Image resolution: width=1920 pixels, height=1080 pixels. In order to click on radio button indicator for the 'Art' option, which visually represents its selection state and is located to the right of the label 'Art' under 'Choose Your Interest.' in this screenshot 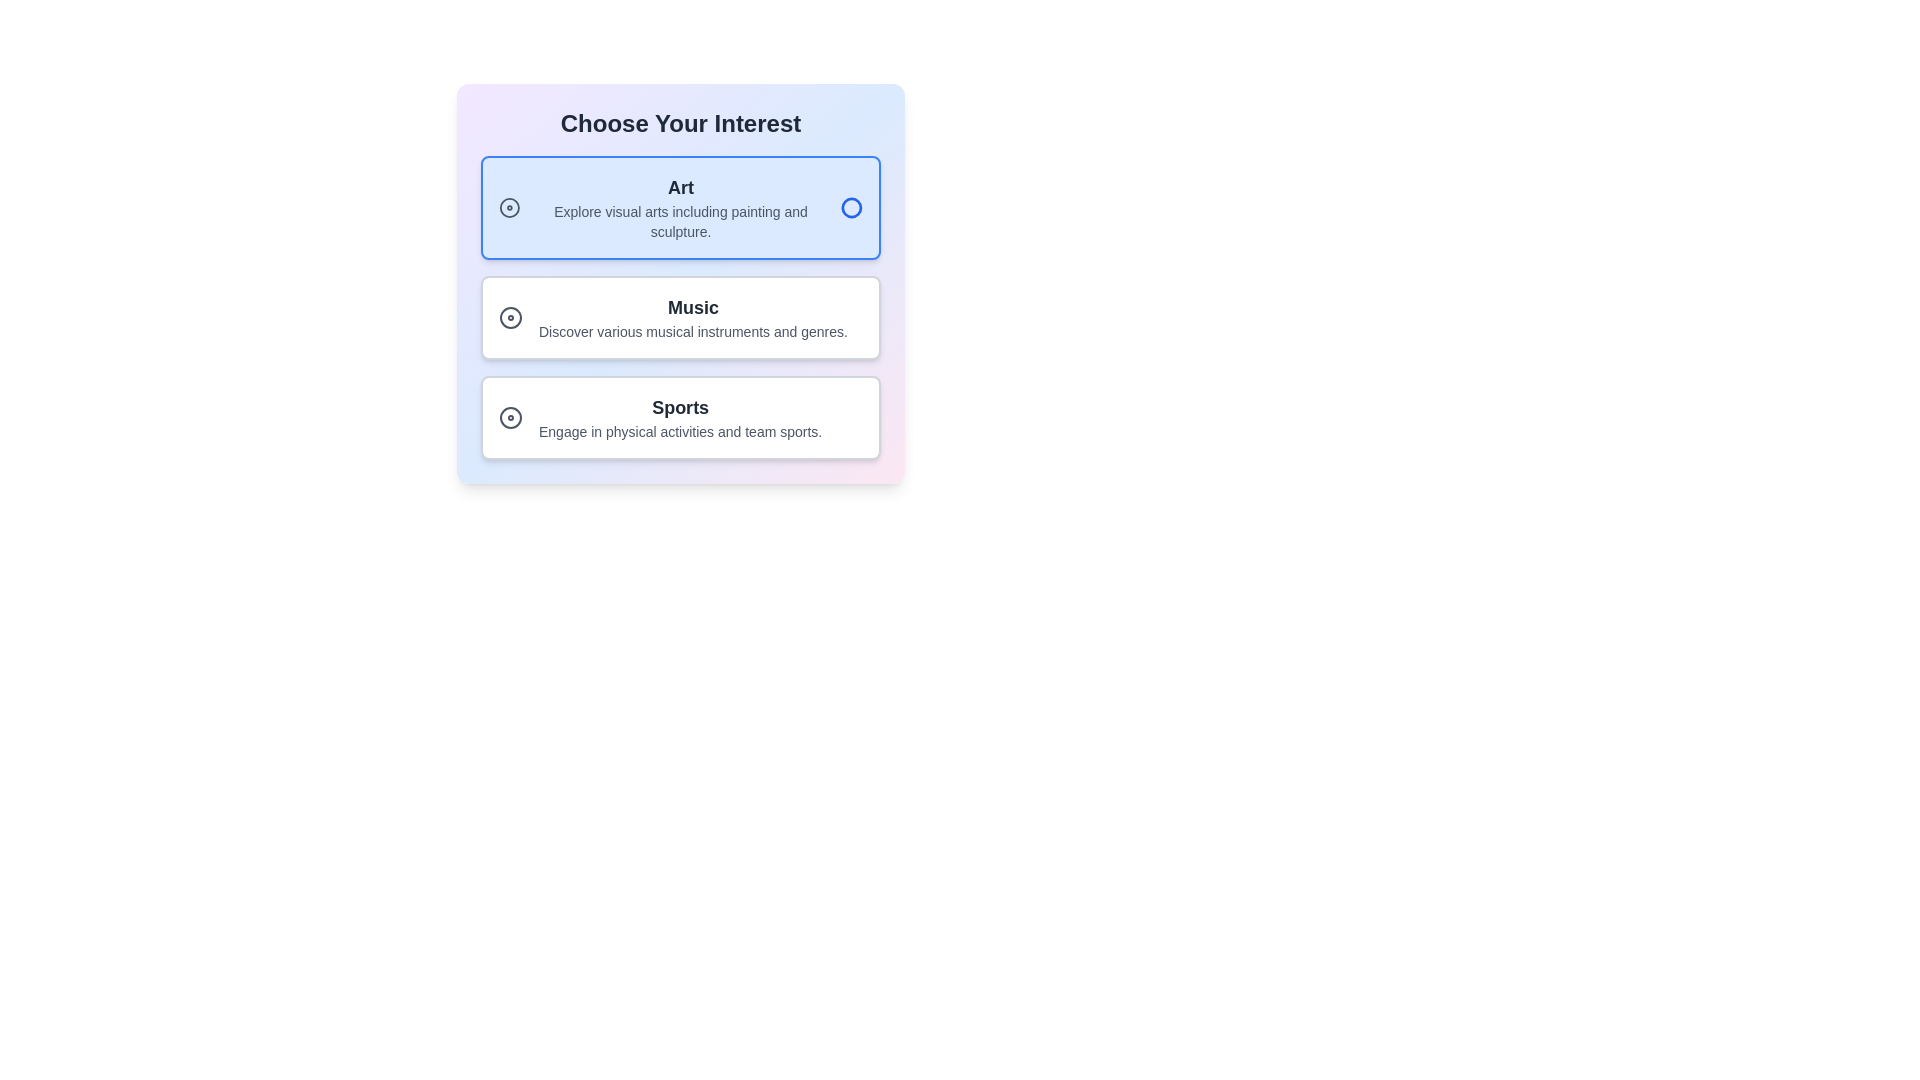, I will do `click(852, 208)`.